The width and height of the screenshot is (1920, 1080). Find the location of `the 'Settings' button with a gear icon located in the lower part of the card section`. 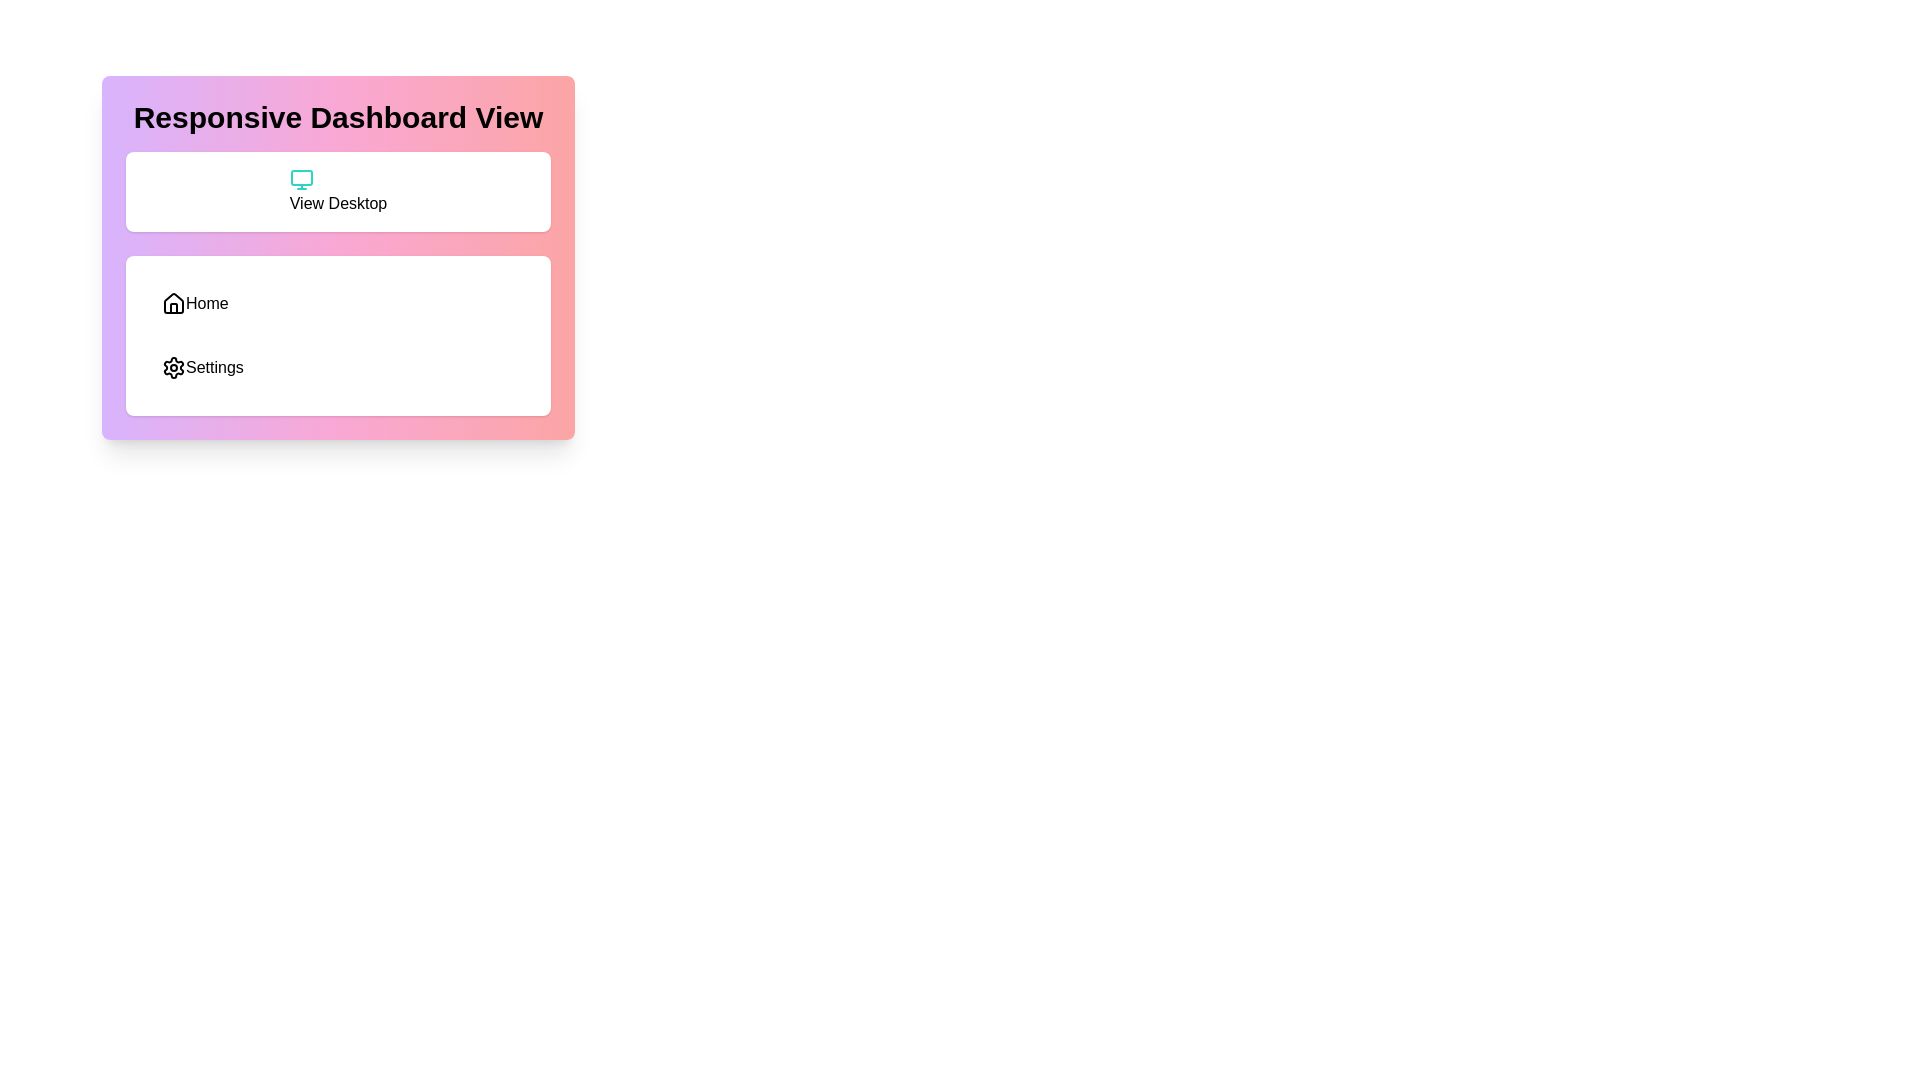

the 'Settings' button with a gear icon located in the lower part of the card section is located at coordinates (202, 367).